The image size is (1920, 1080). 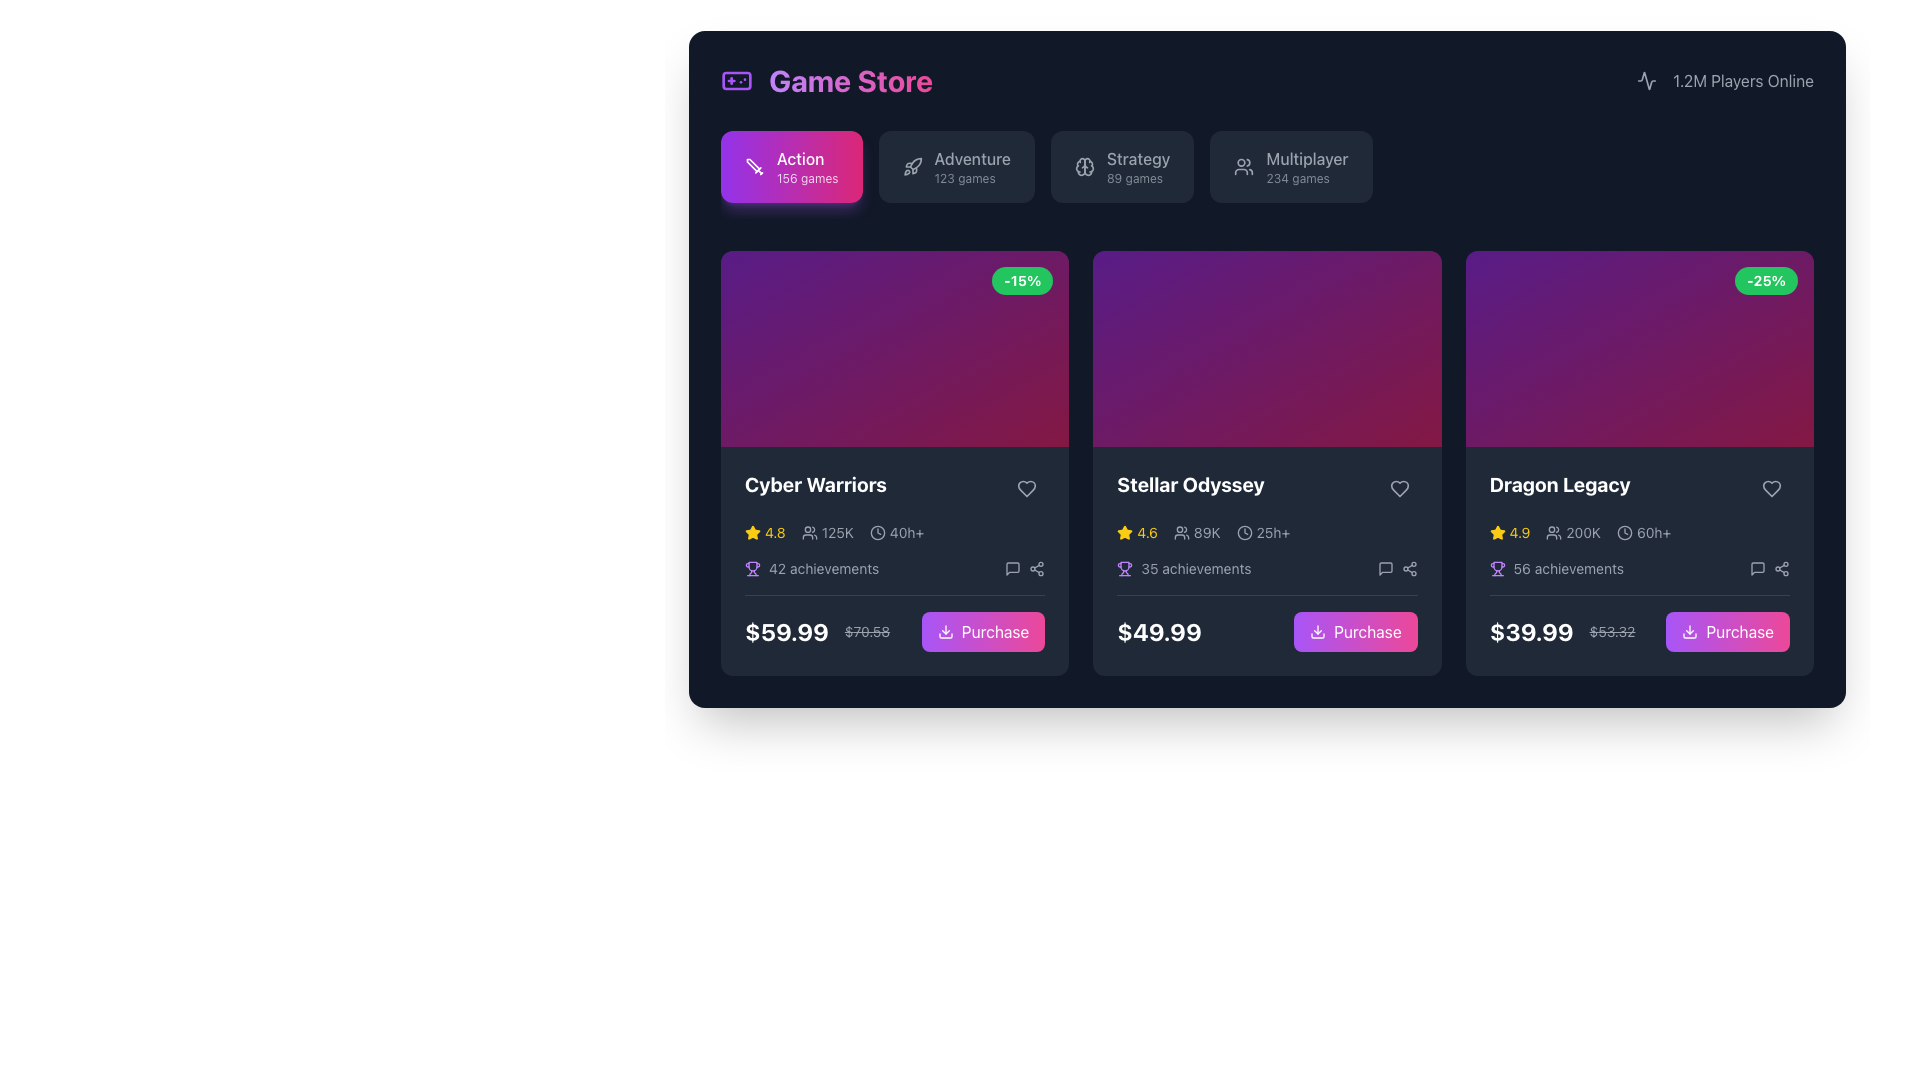 I want to click on the price label of the 'Stellar Odyssey' game, which is located in the bottom section of the game card, directly to the left of the 'Purchase' button, so click(x=1159, y=631).